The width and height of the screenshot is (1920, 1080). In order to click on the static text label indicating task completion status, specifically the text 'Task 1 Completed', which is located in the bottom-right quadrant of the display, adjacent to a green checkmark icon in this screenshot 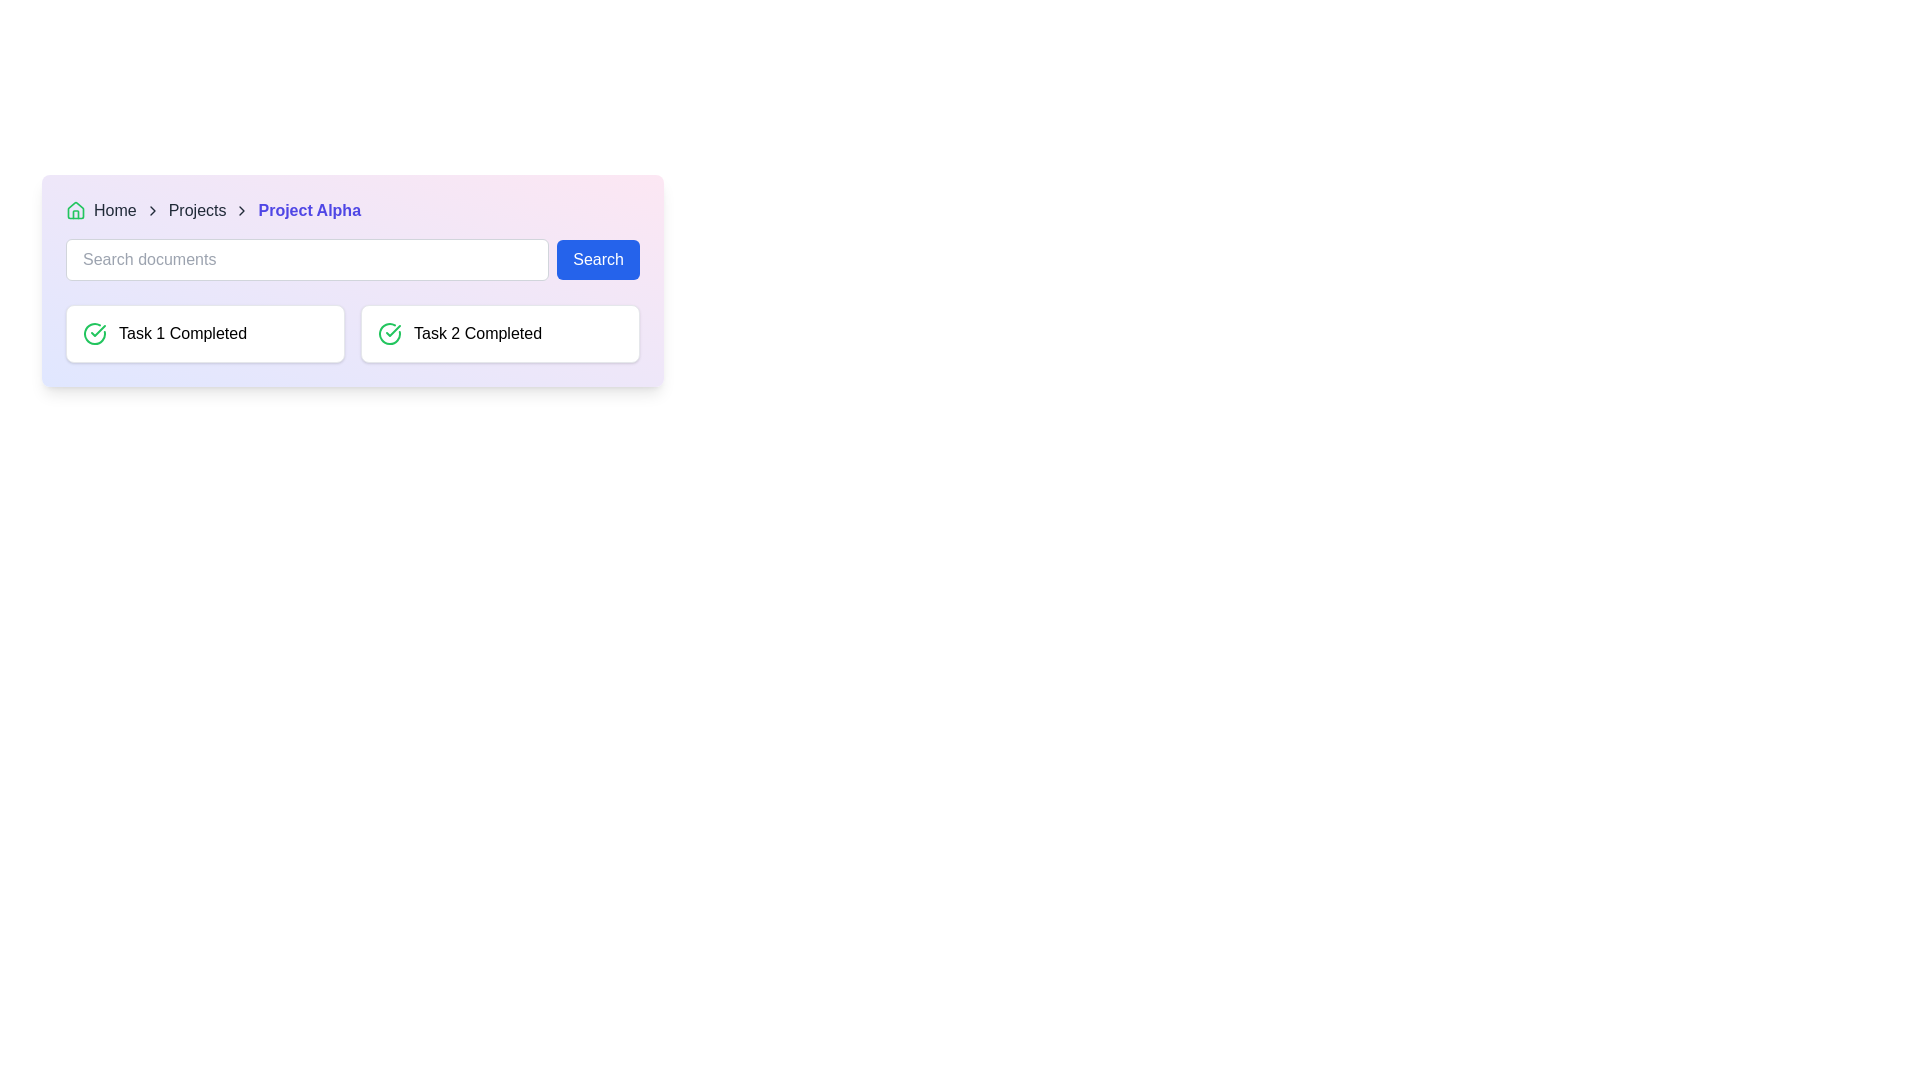, I will do `click(477, 333)`.